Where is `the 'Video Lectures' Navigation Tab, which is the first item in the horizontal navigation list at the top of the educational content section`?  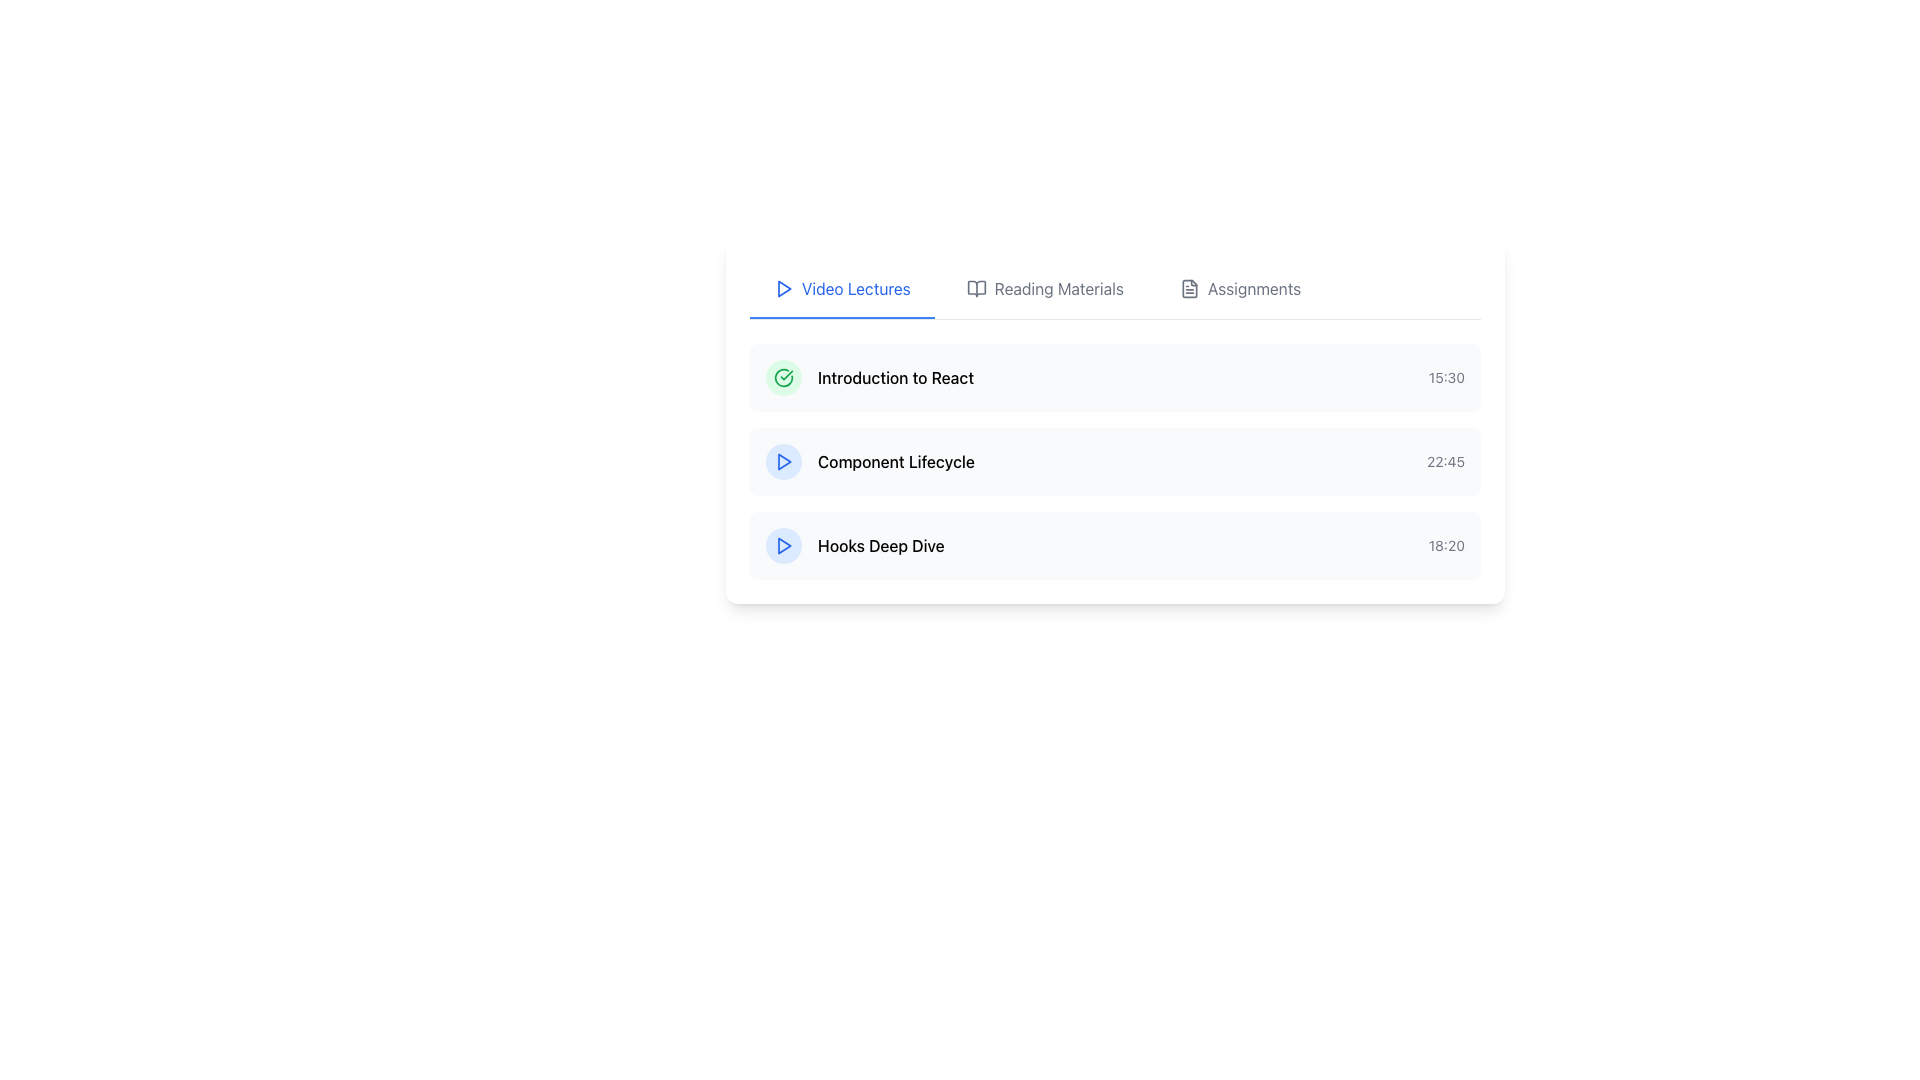 the 'Video Lectures' Navigation Tab, which is the first item in the horizontal navigation list at the top of the educational content section is located at coordinates (842, 289).